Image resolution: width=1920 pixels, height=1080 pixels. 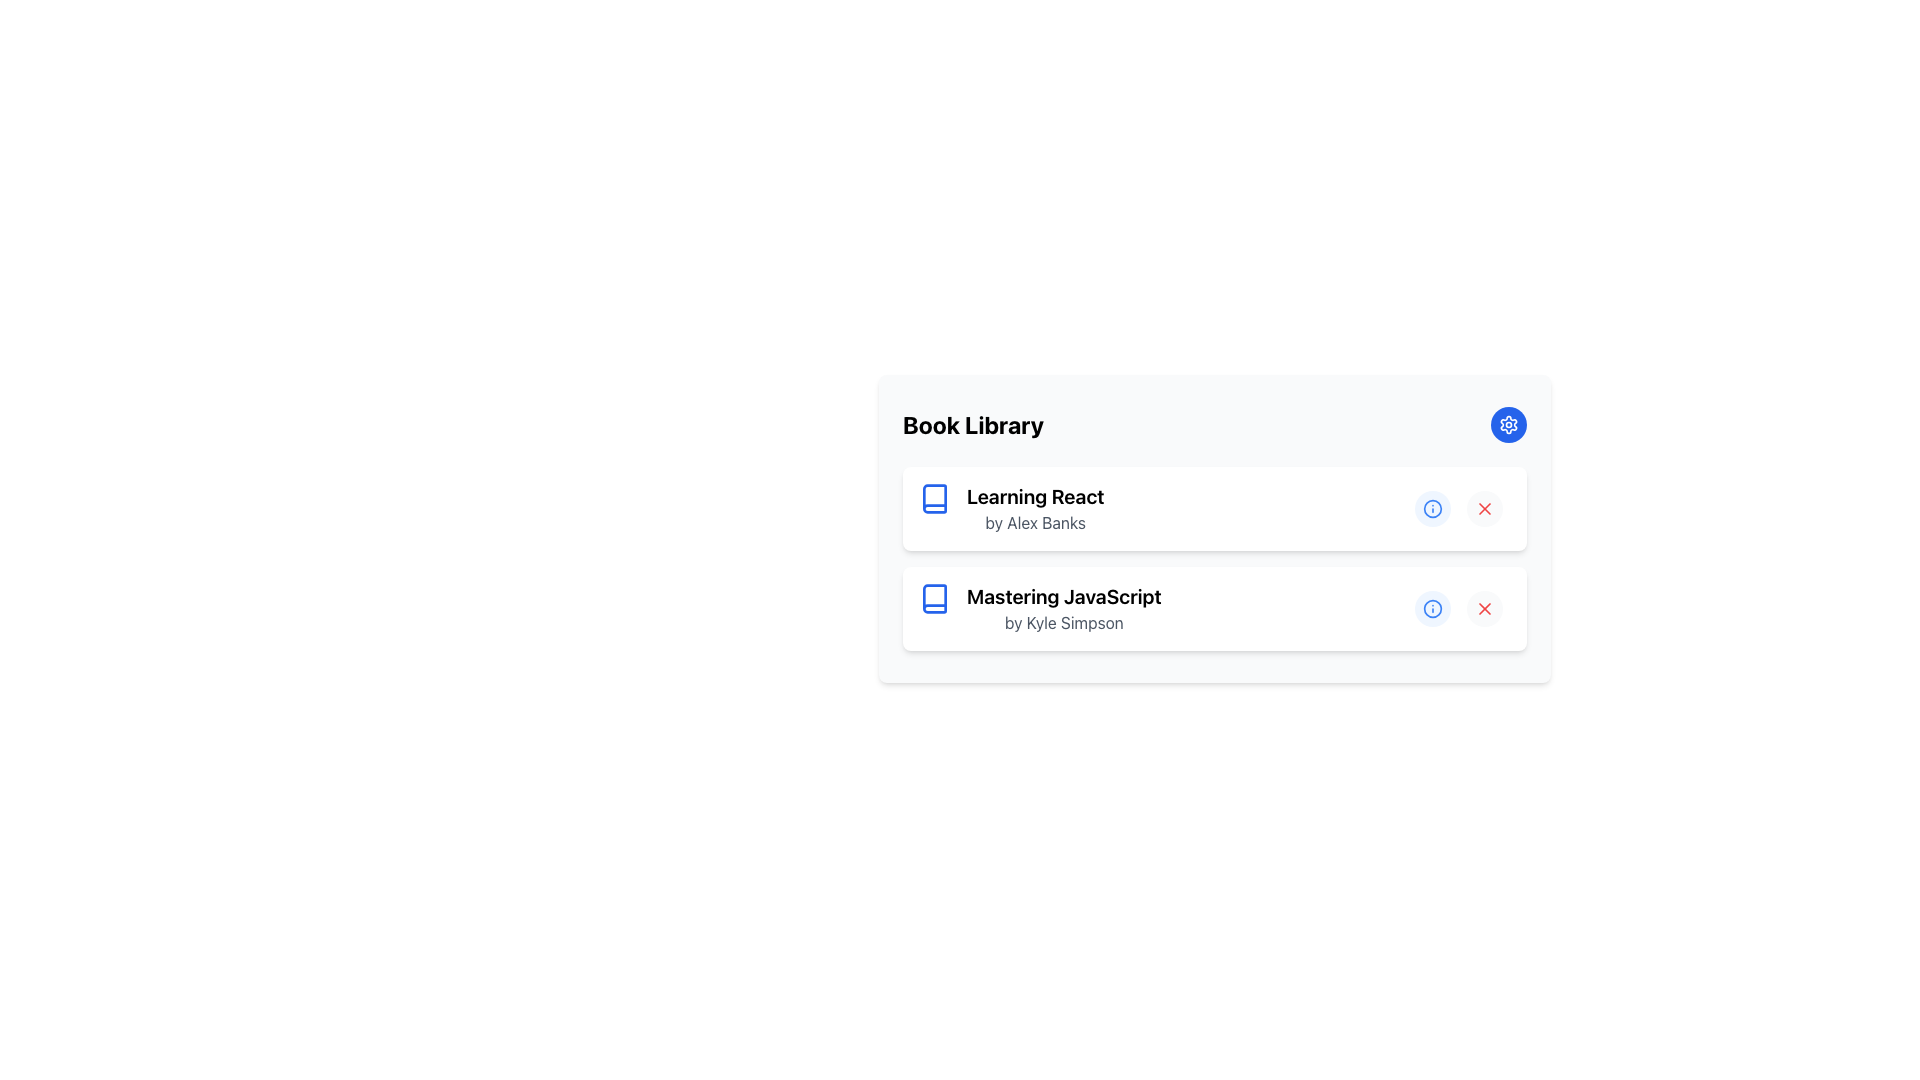 I want to click on the title text label of the book 'Mastering JavaScript', which is positioned above the author's name 'by Kyle Simpson', so click(x=1063, y=596).